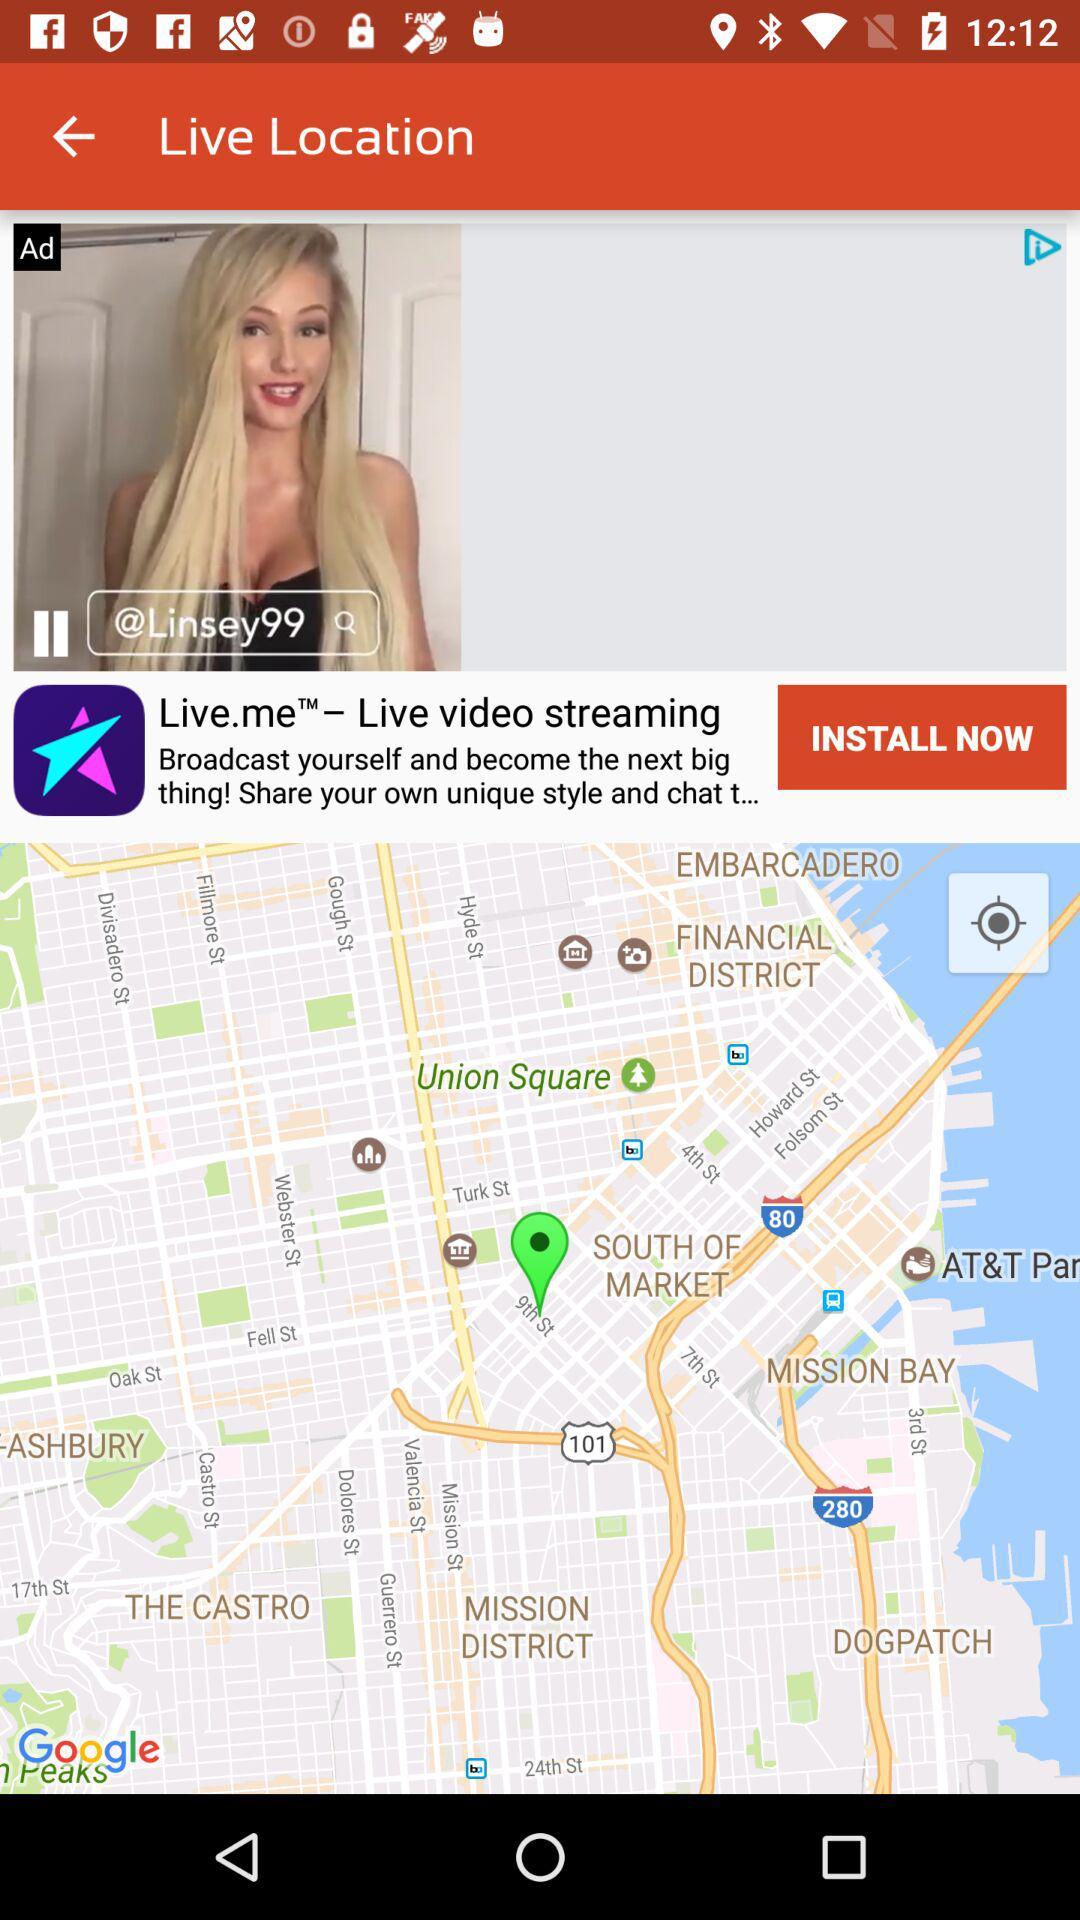 This screenshot has height=1920, width=1080. I want to click on icon to the left of the live me live item, so click(49, 632).